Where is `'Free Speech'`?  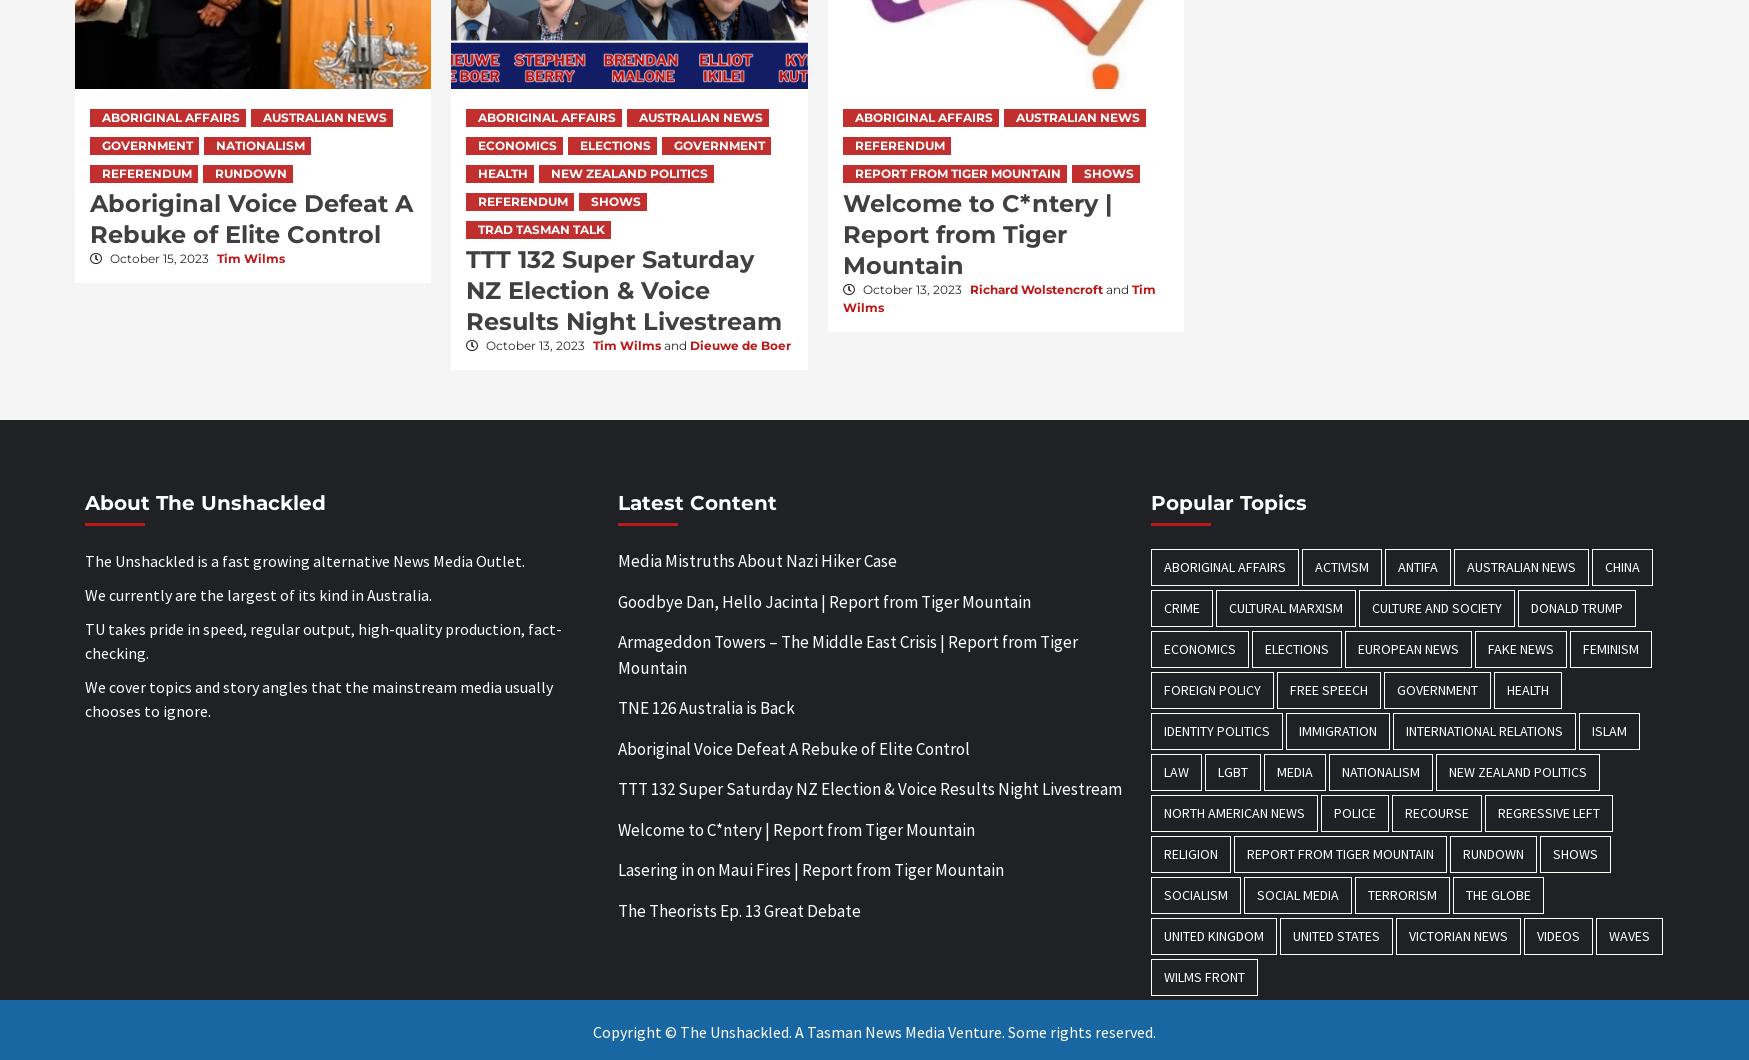 'Free Speech' is located at coordinates (1329, 688).